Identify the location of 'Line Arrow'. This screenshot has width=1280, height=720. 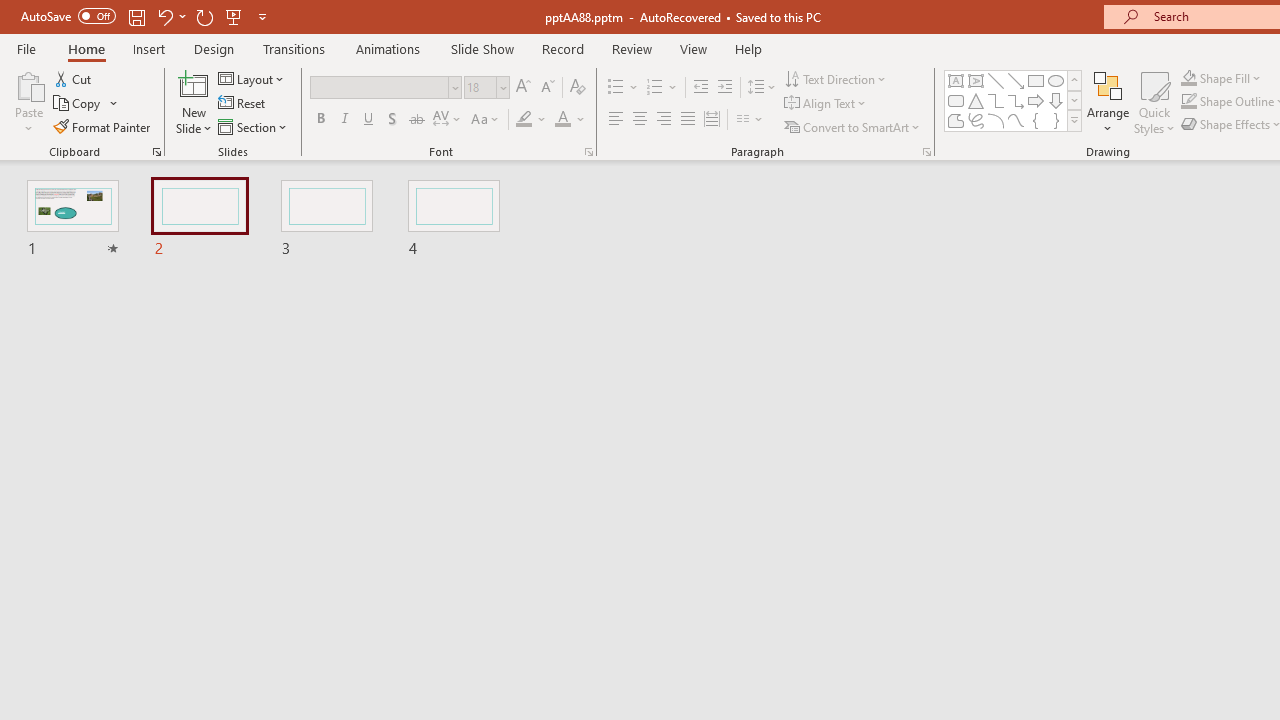
(1016, 80).